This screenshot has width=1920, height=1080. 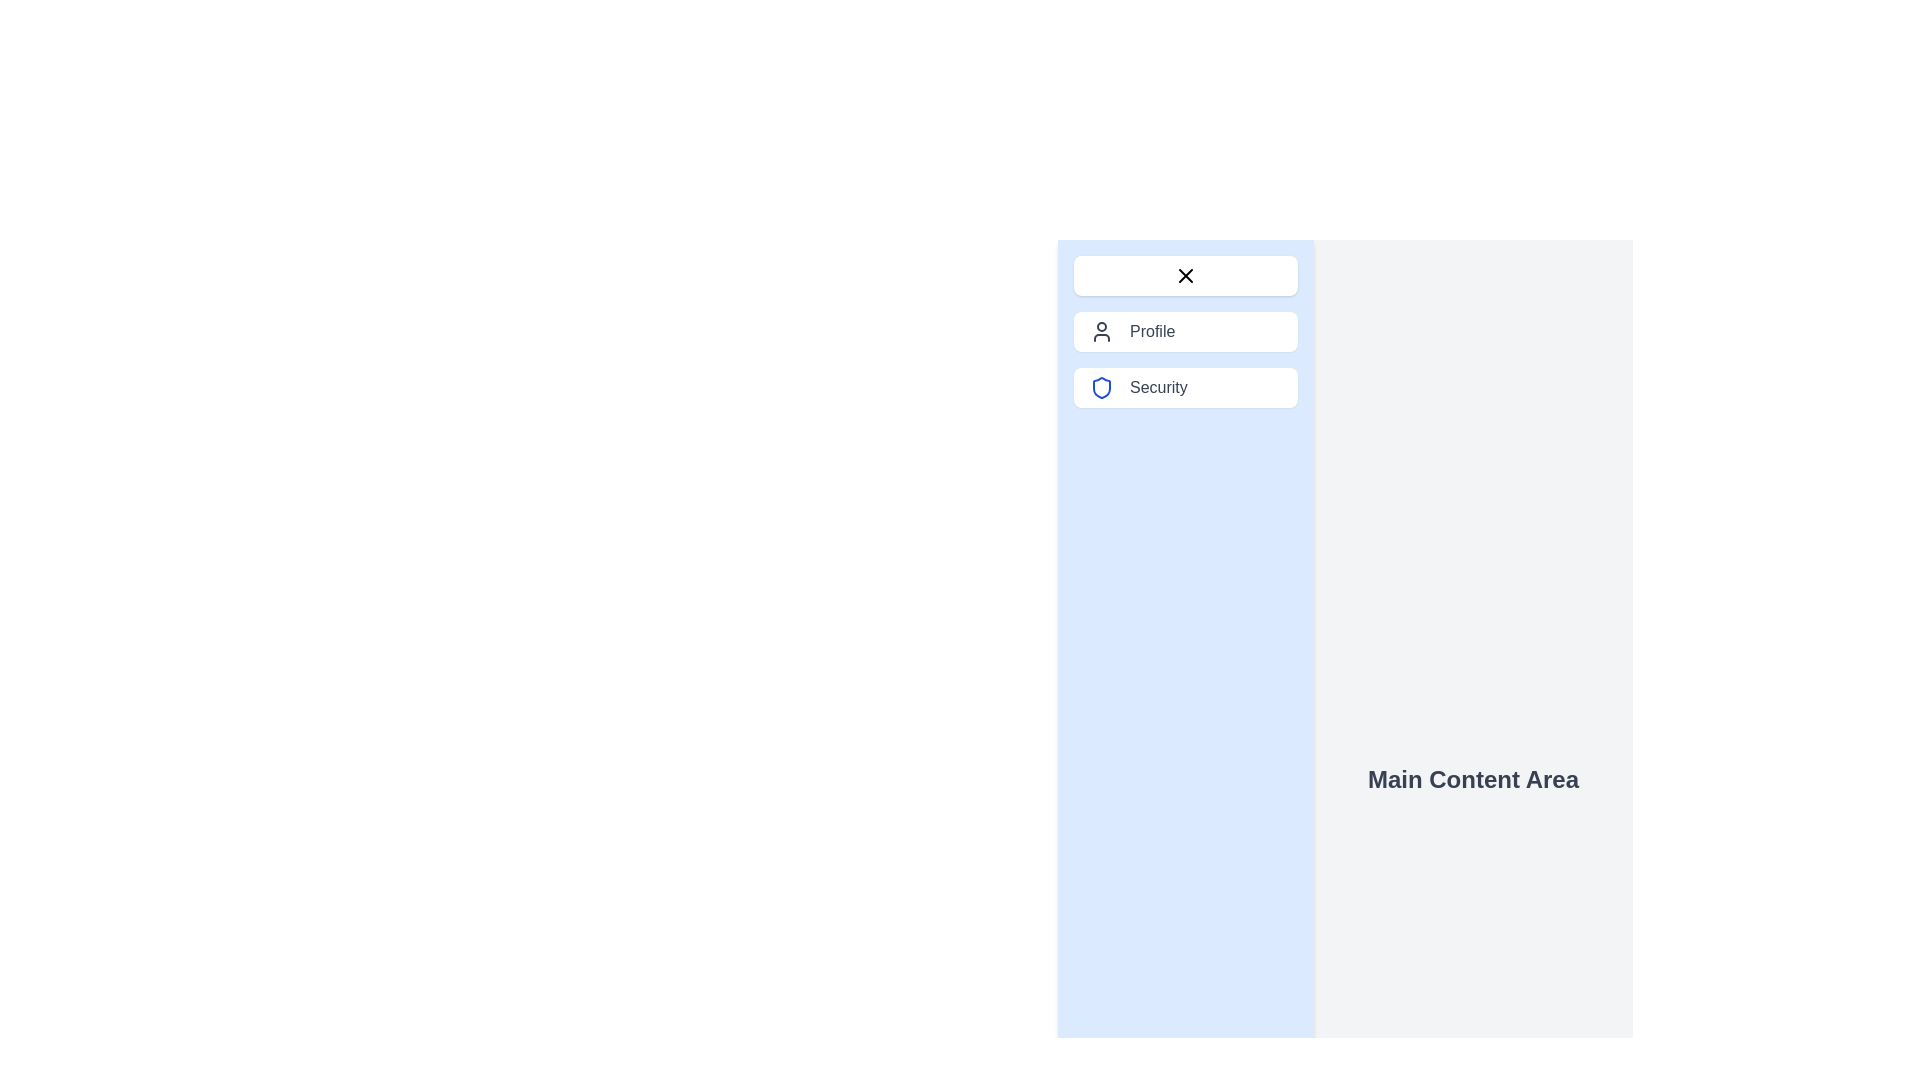 What do you see at coordinates (1185, 388) in the screenshot?
I see `the 'Security' button with a shield icon in the blue sidebar` at bounding box center [1185, 388].